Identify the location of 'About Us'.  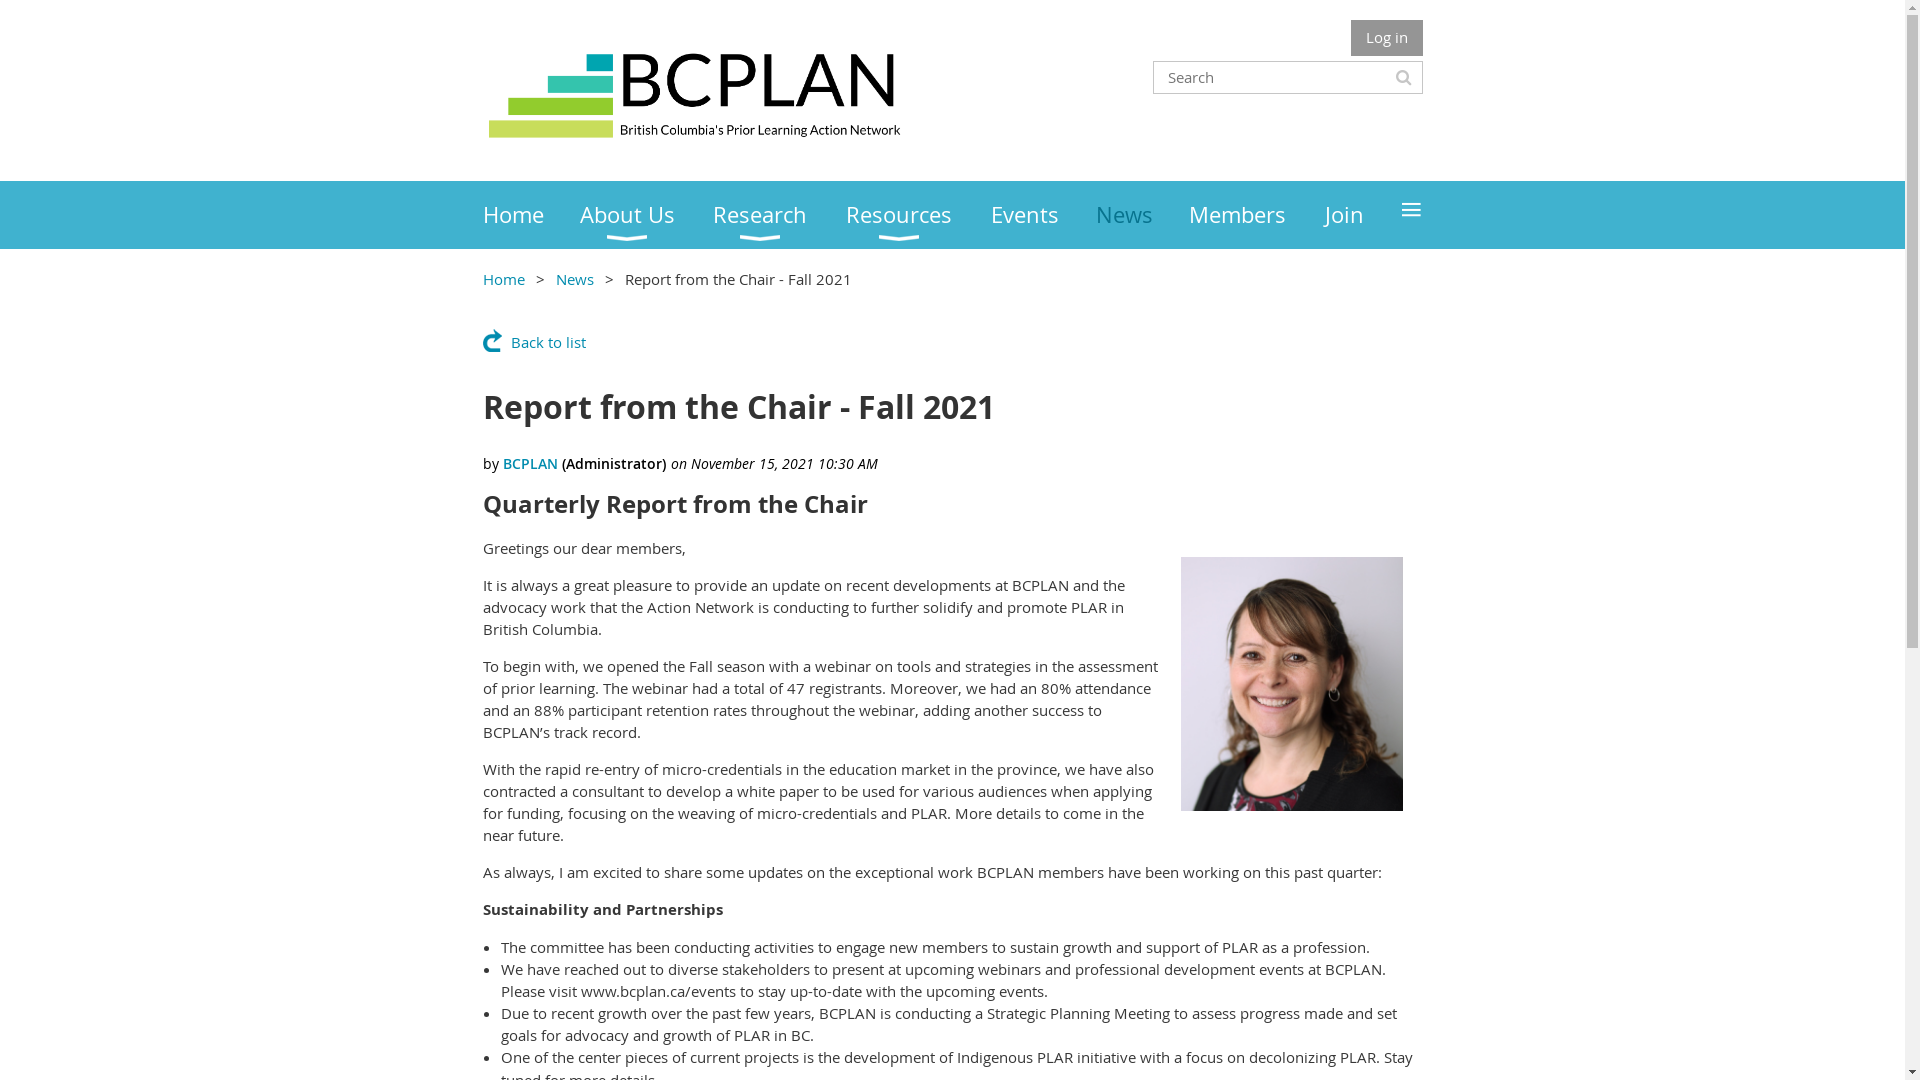
(647, 215).